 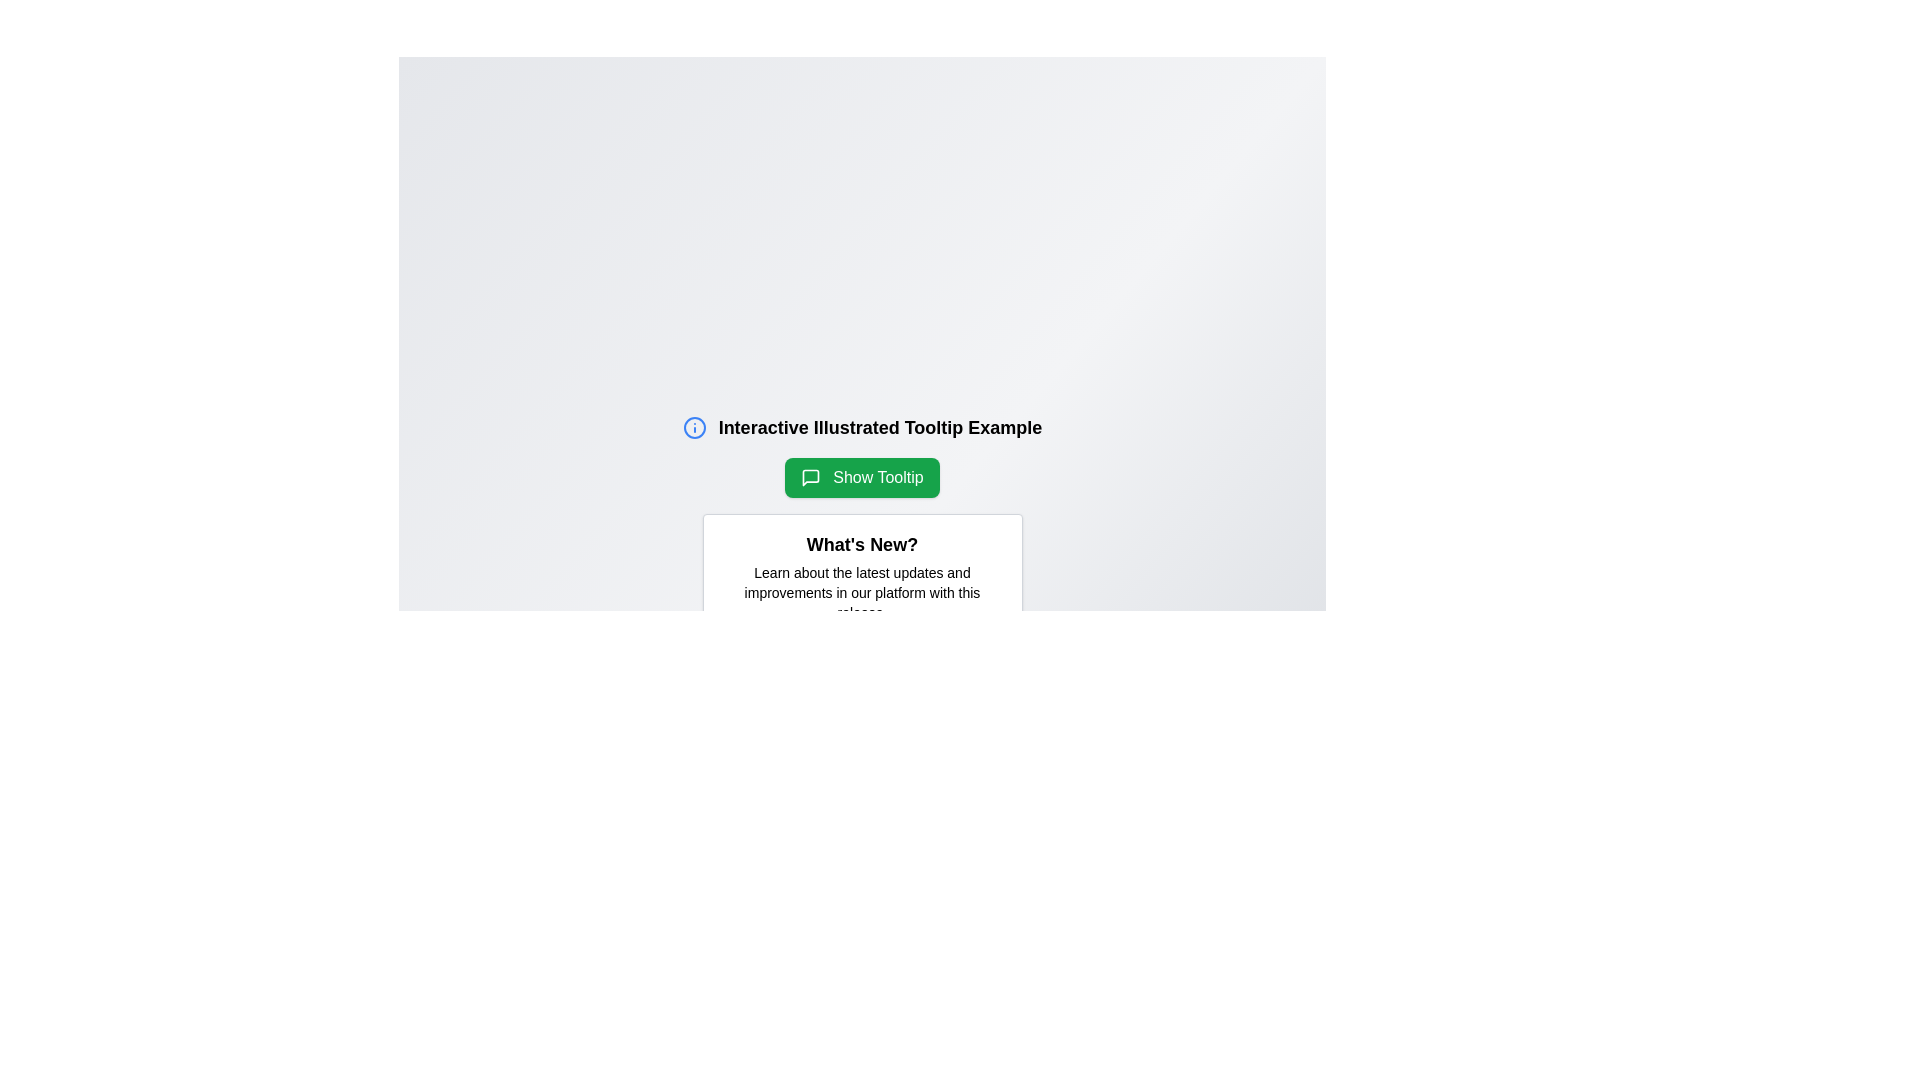 What do you see at coordinates (694, 427) in the screenshot?
I see `the information icon located to the left of the text 'Interactive Illustrated Tooltip Example'` at bounding box center [694, 427].